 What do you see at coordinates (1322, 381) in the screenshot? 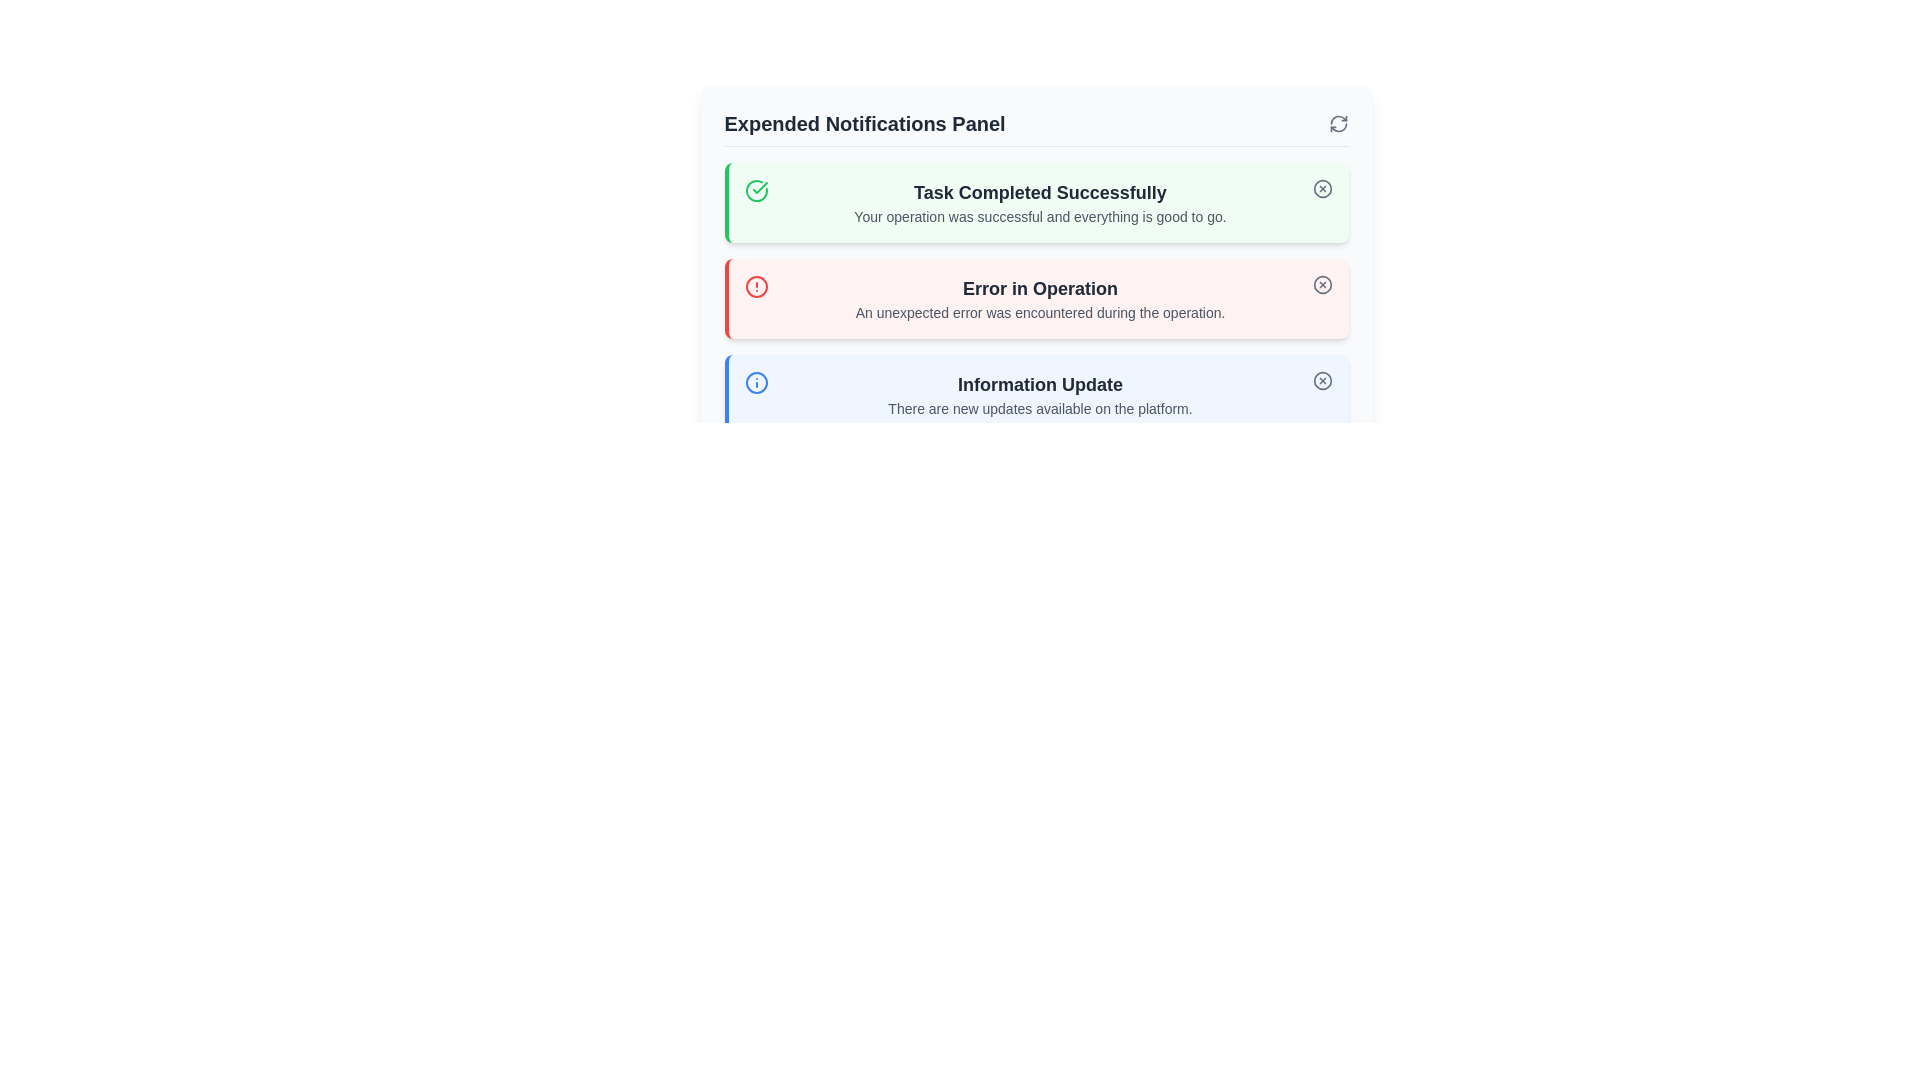
I see `the circular icon next to the 'Information Update' notification` at bounding box center [1322, 381].